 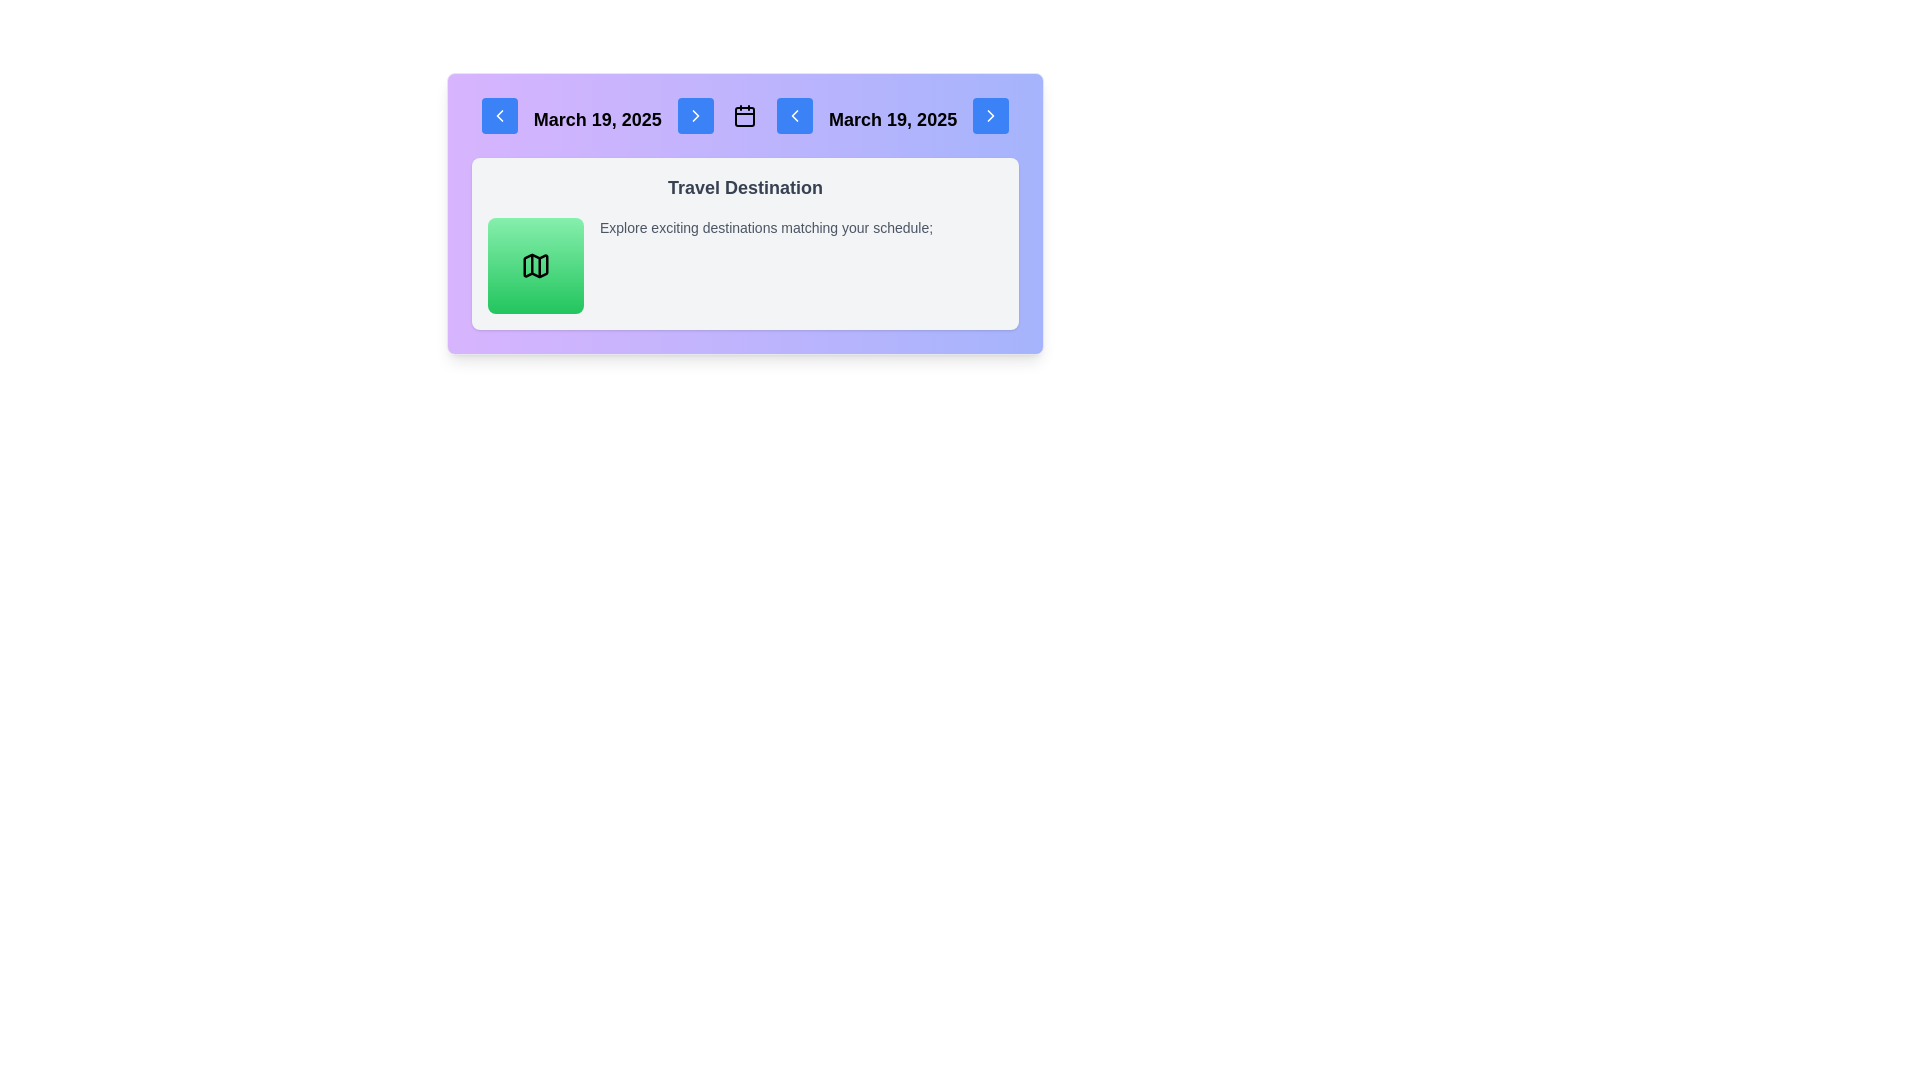 What do you see at coordinates (536, 265) in the screenshot?
I see `the button that serves as an interactive placeholder for navigating or exploring destinations, indicated by the map icon` at bounding box center [536, 265].